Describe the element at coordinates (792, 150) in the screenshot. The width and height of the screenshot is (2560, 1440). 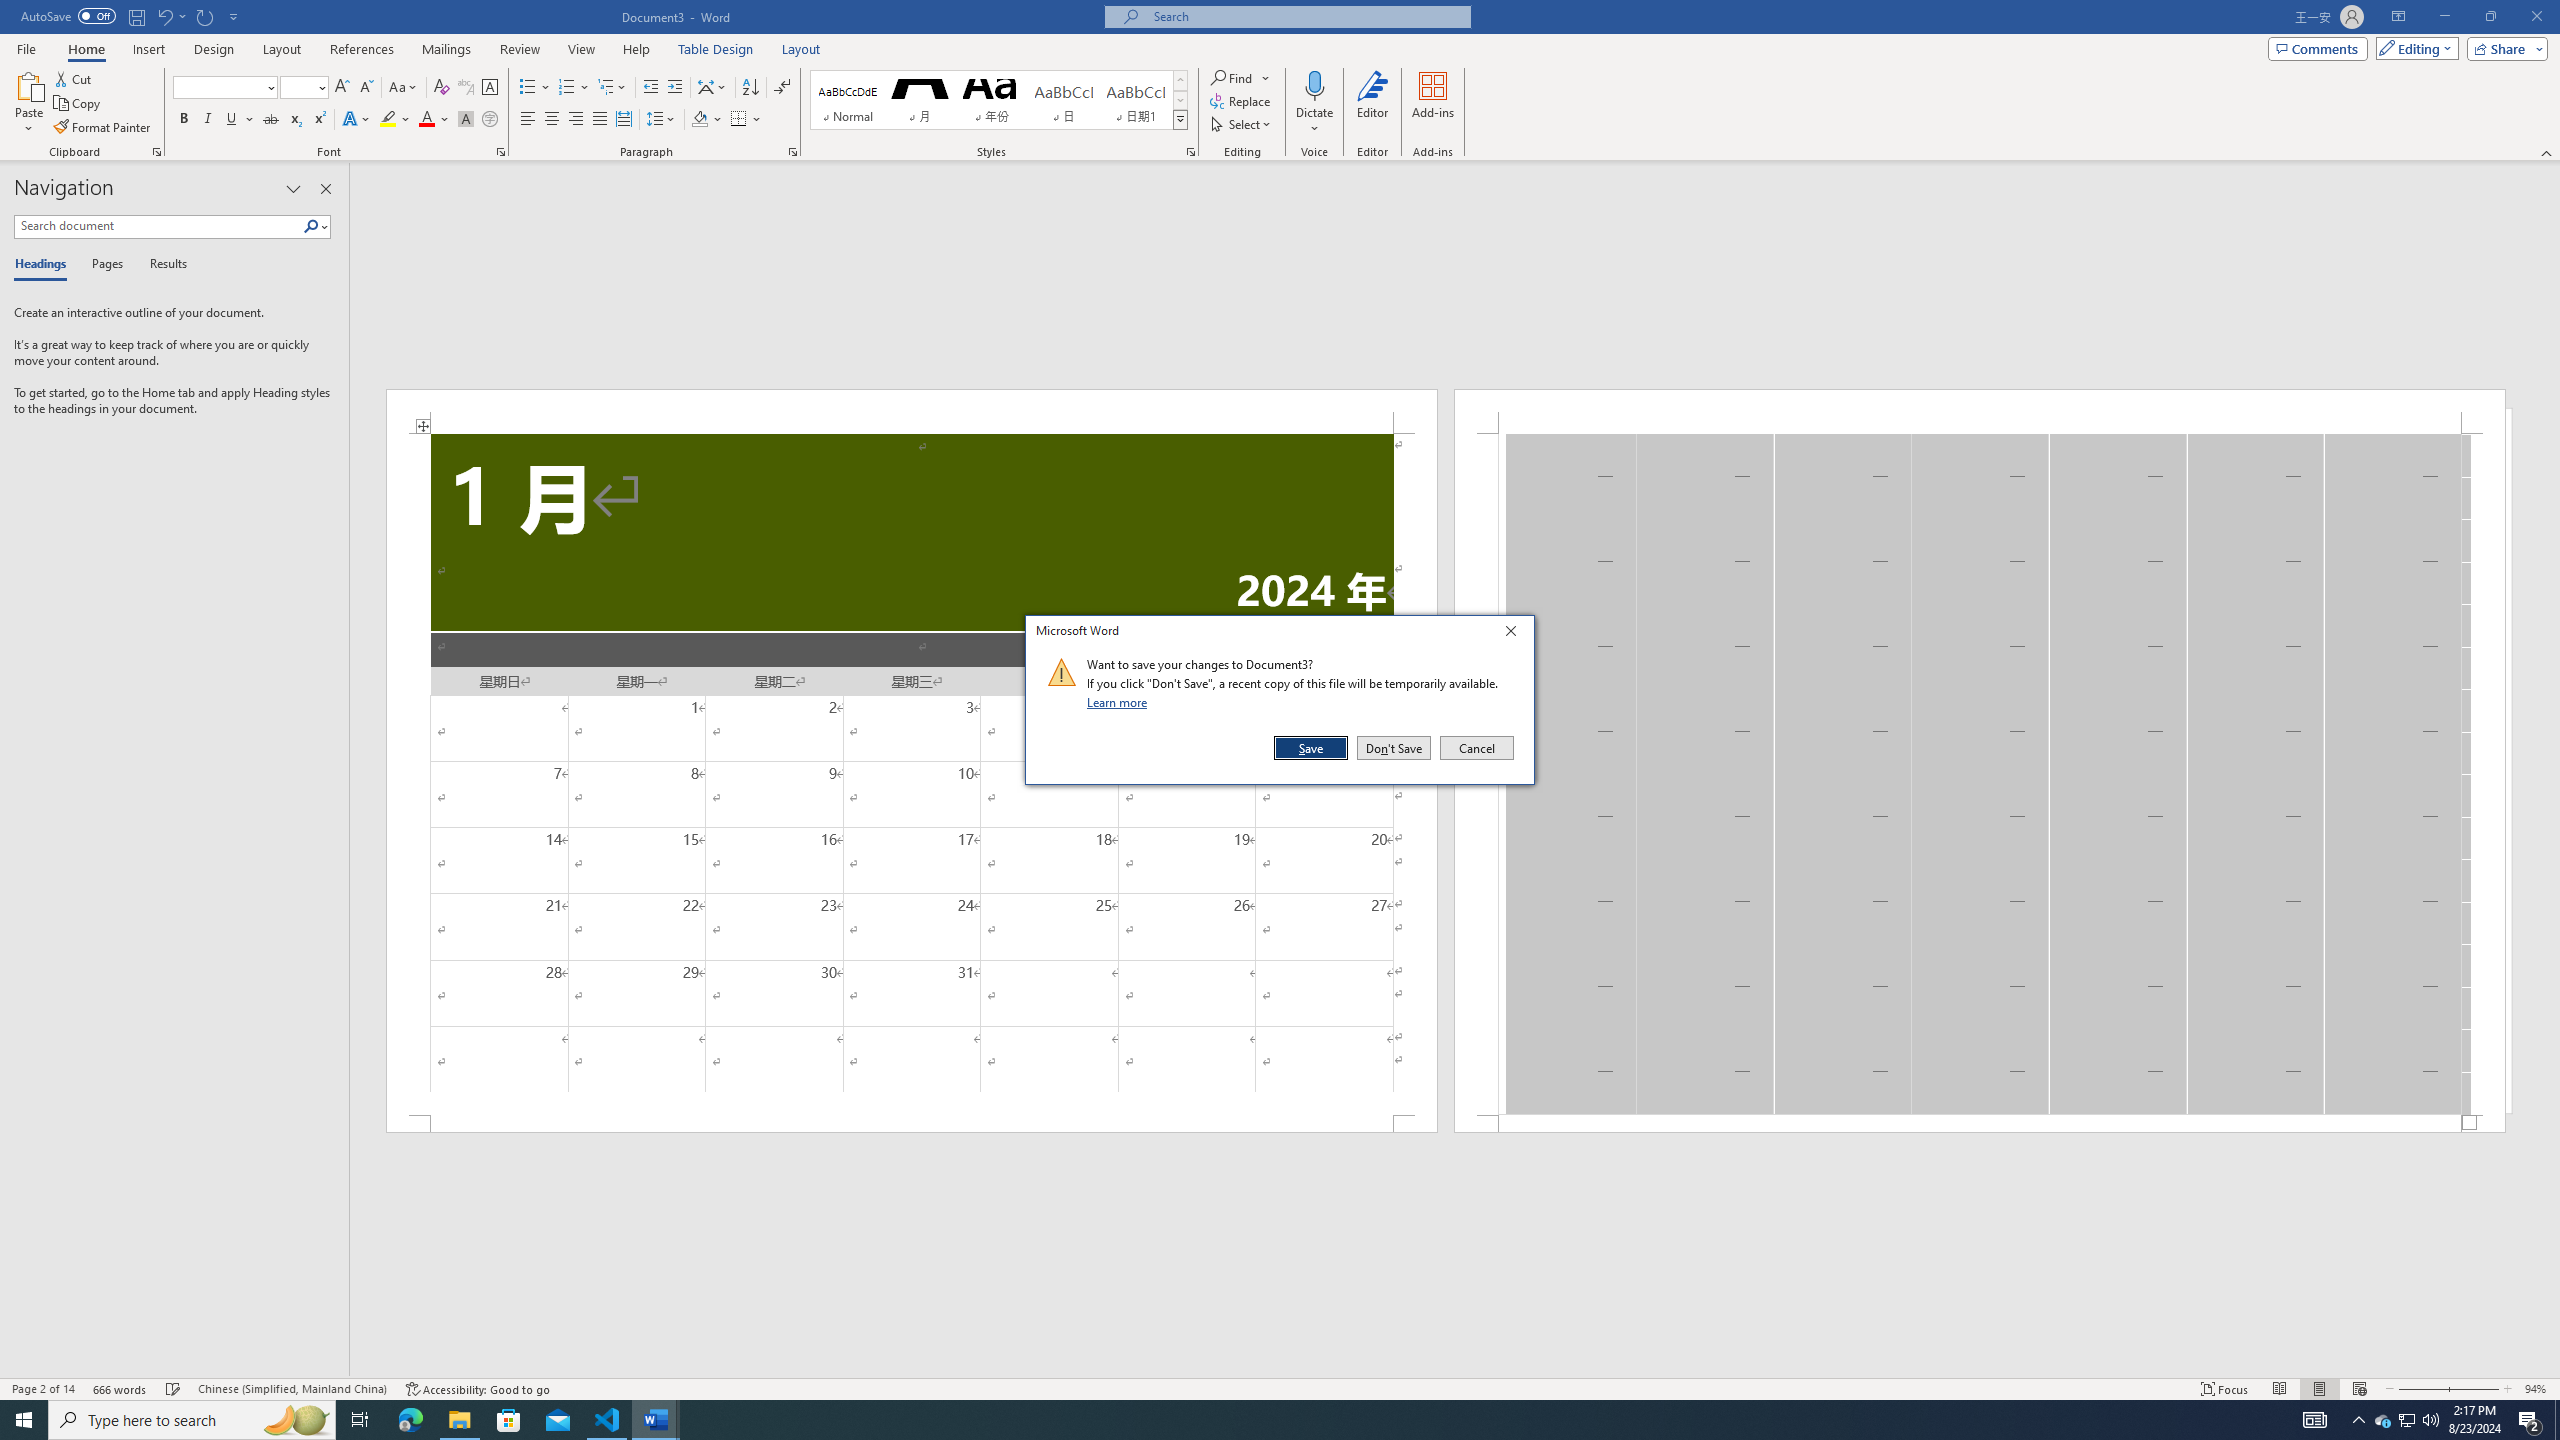
I see `'Paragraph...'` at that location.